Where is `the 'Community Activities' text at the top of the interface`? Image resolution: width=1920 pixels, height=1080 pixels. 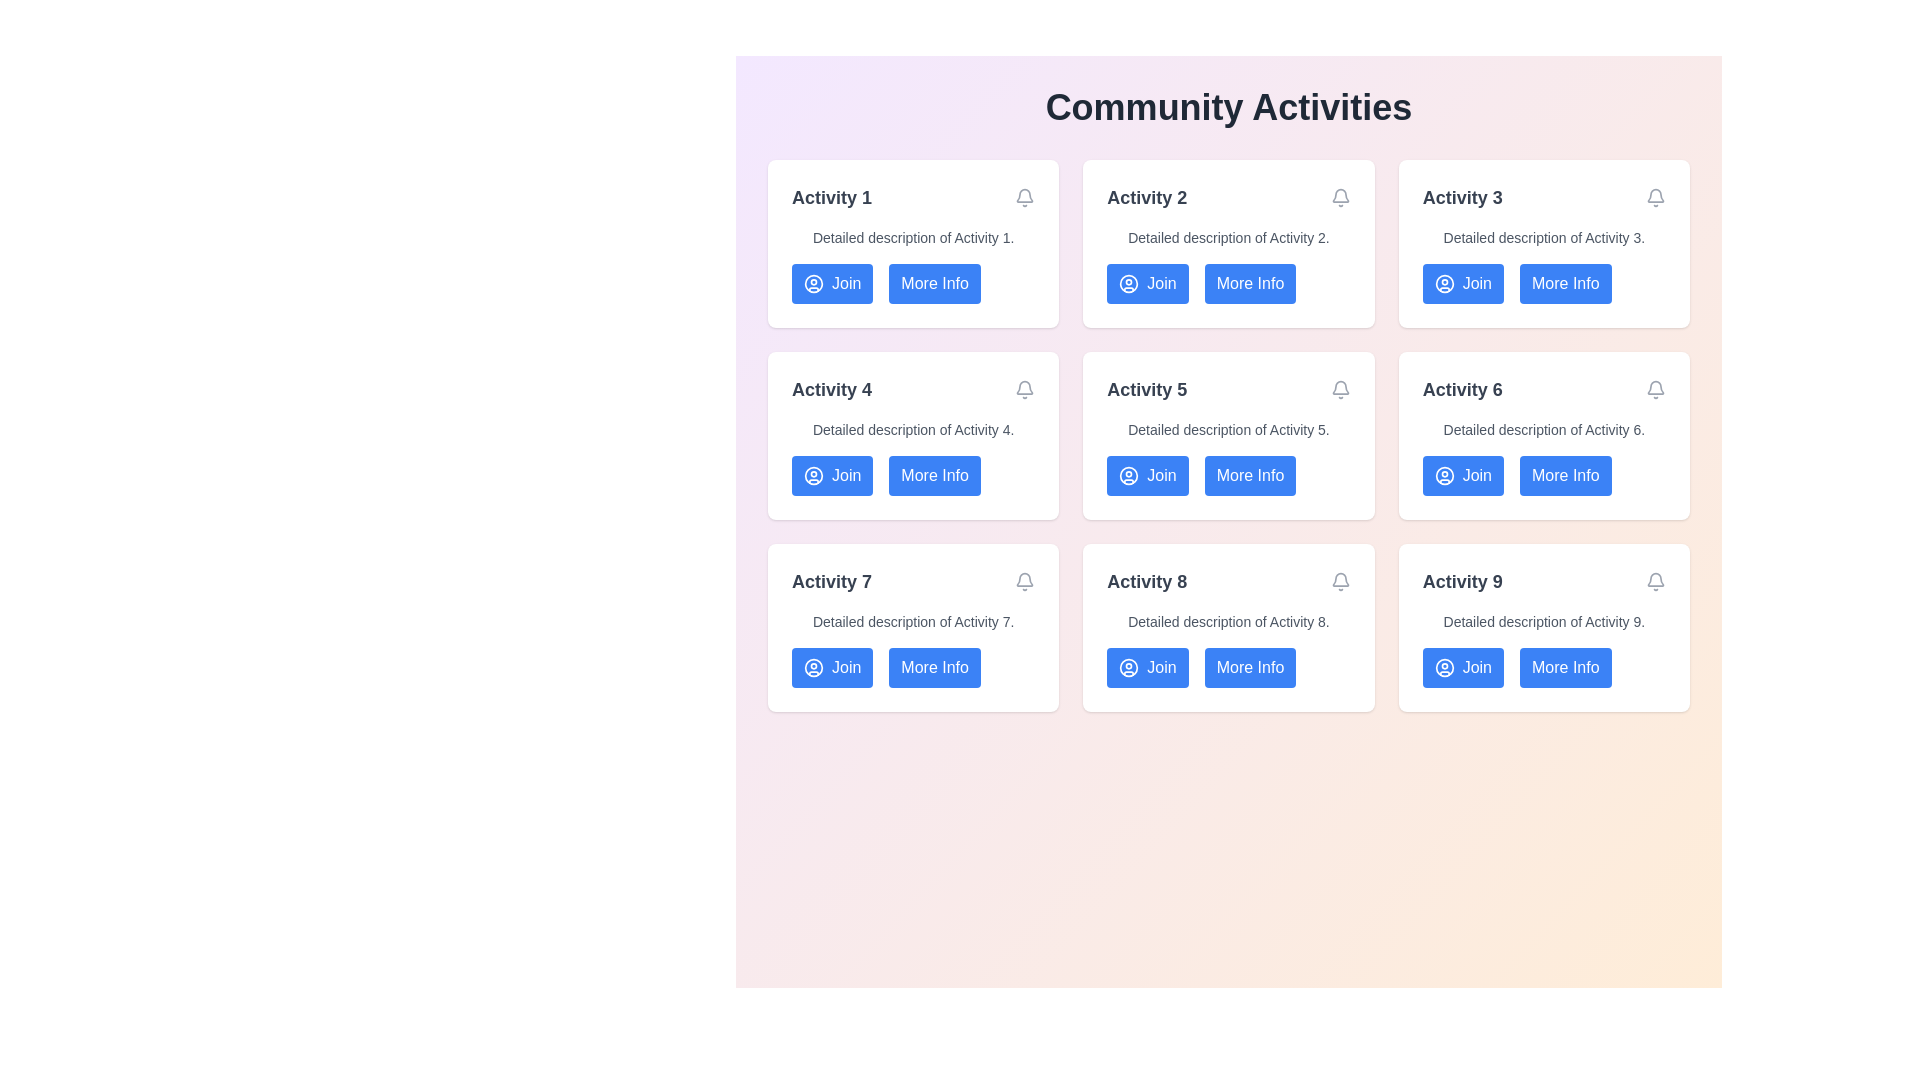
the 'Community Activities' text at the top of the interface is located at coordinates (1227, 108).